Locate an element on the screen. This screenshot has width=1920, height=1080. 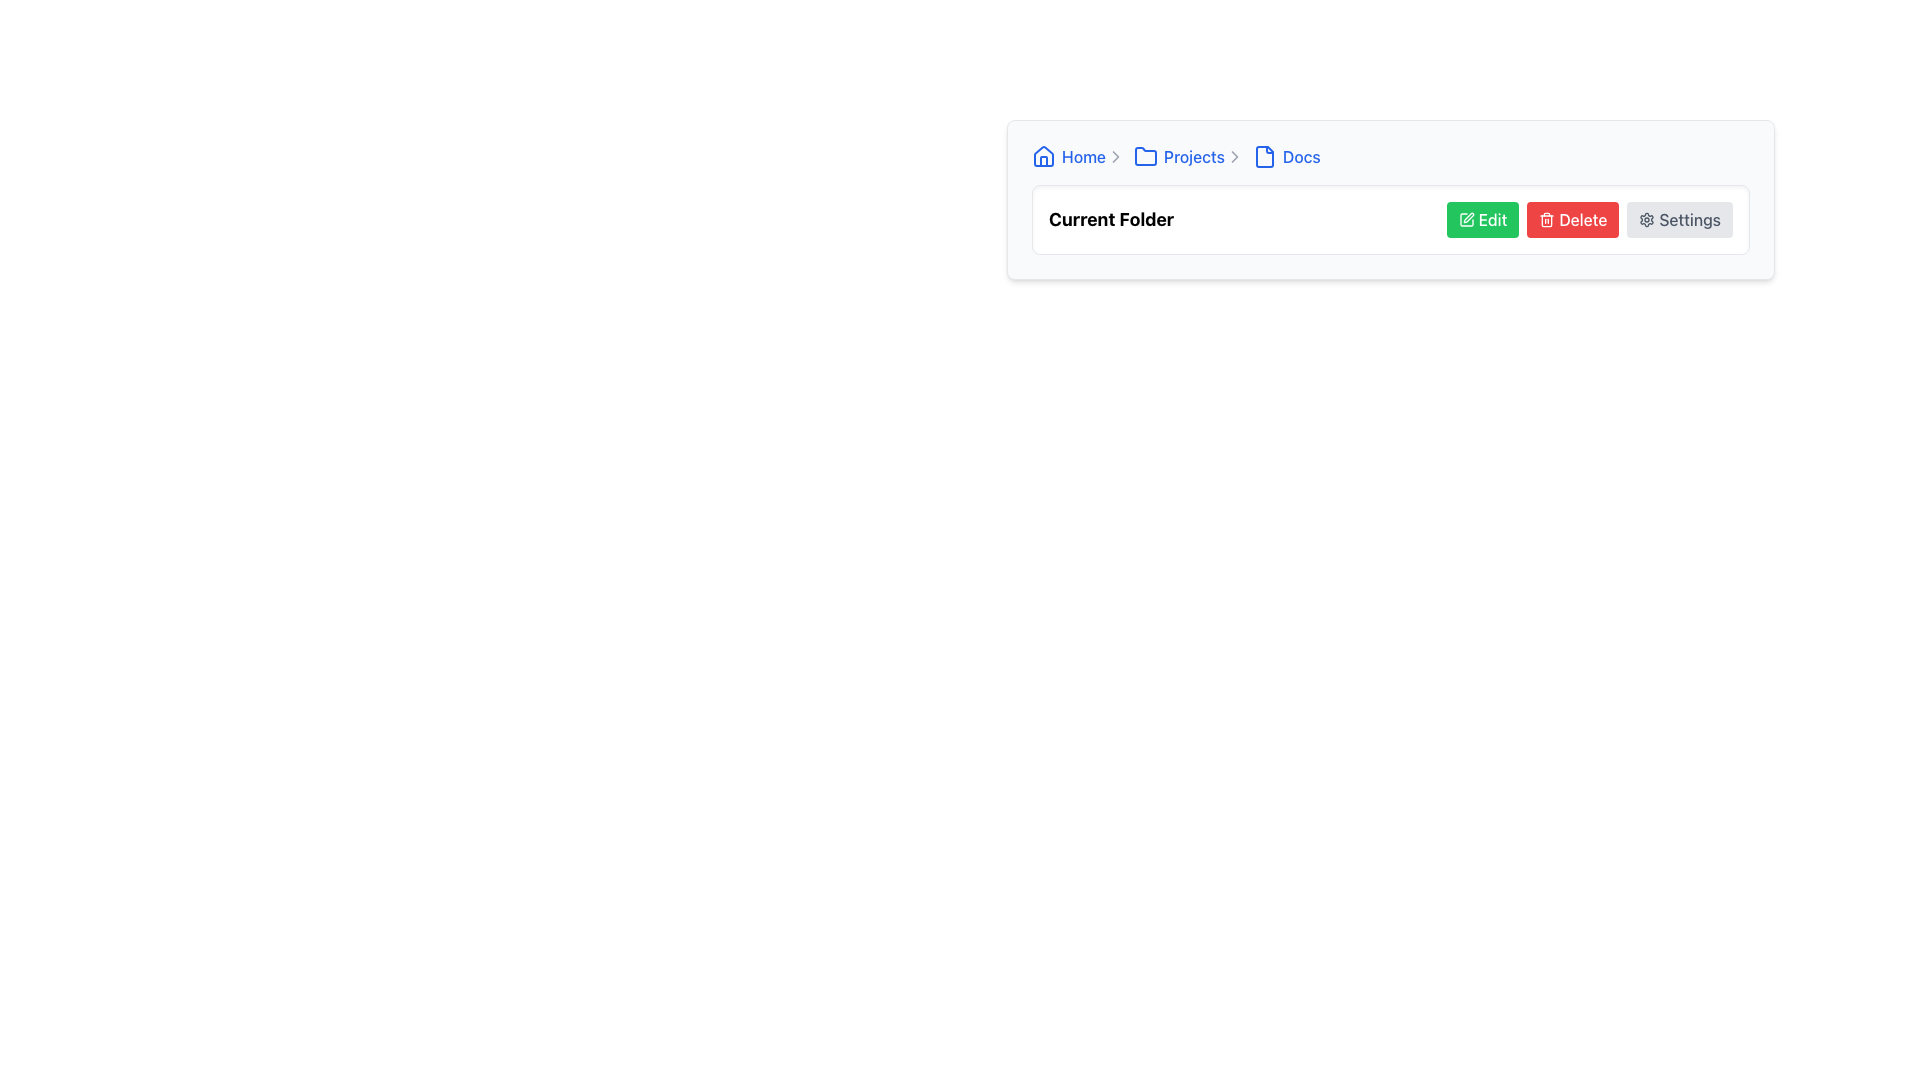
the 'Home' hyperlink with a house icon is located at coordinates (1068, 156).